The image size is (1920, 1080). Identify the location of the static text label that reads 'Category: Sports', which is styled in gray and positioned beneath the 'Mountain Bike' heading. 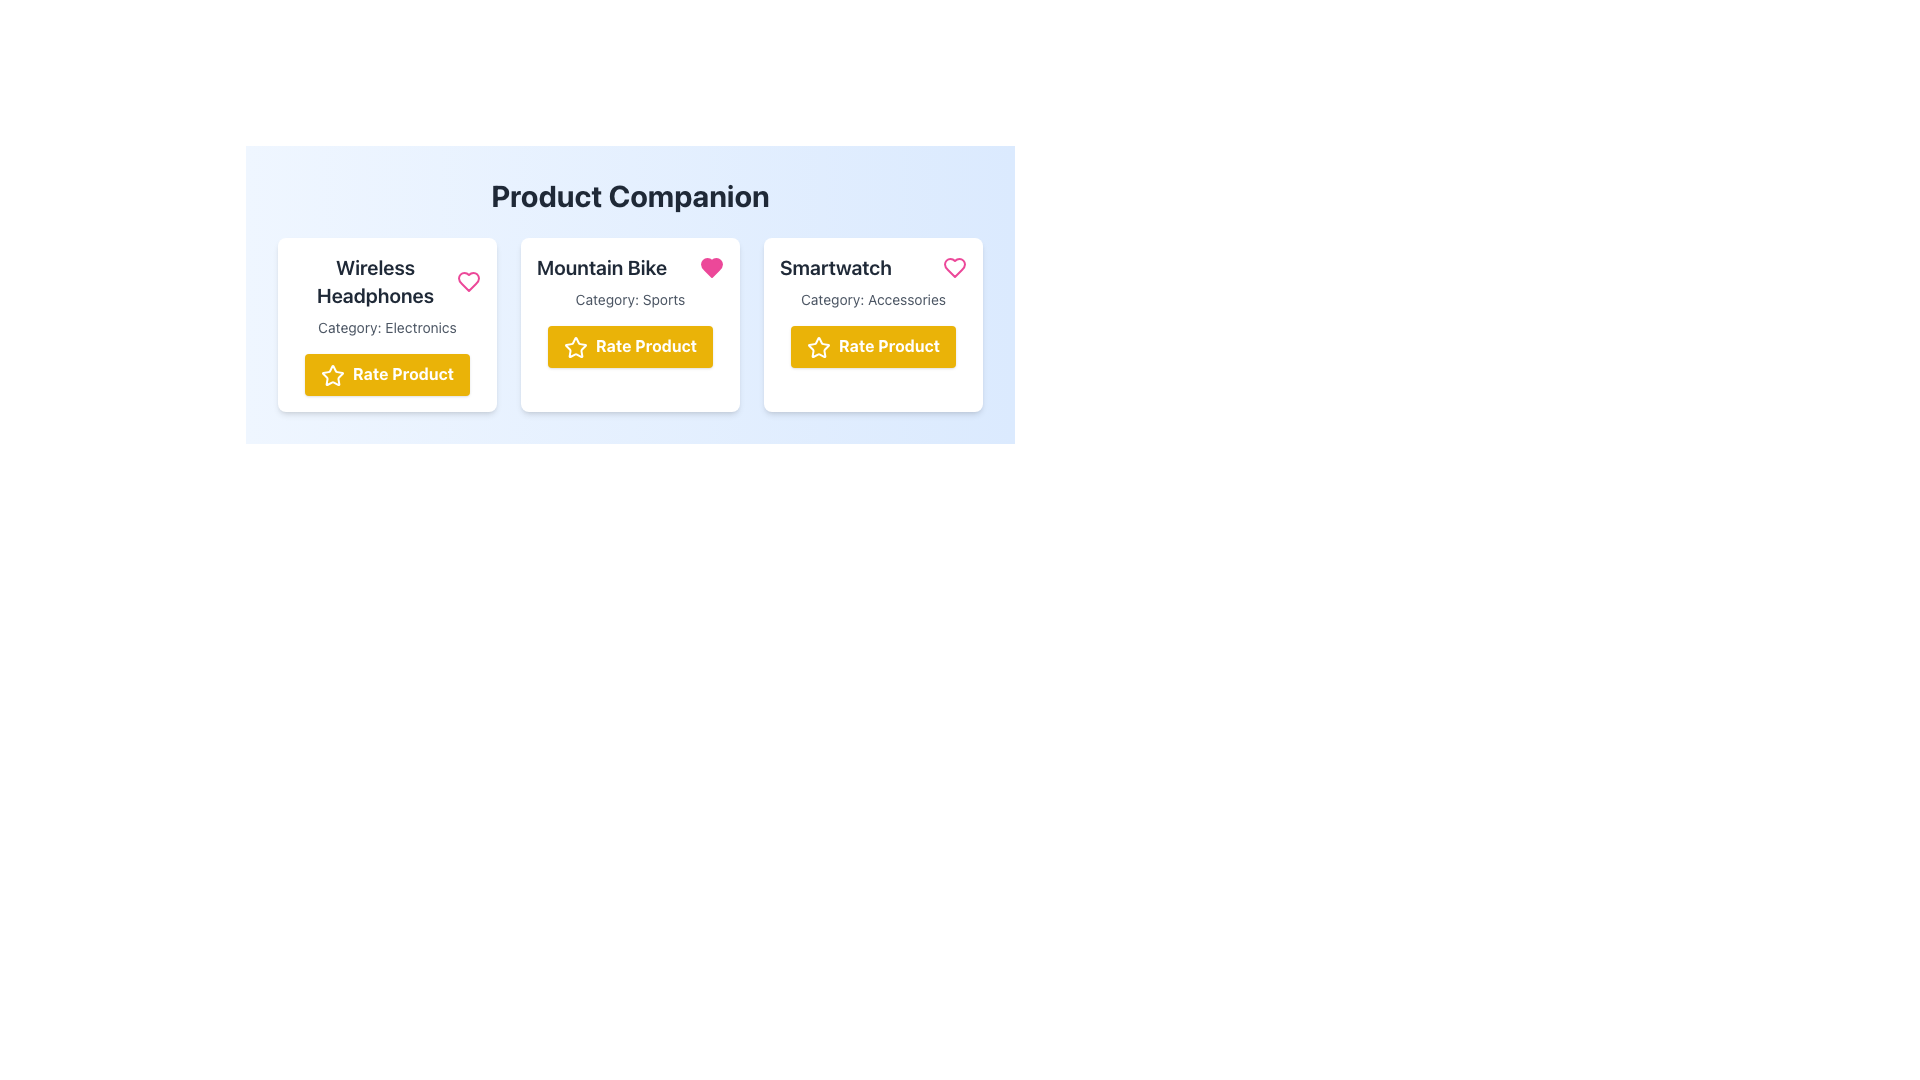
(629, 300).